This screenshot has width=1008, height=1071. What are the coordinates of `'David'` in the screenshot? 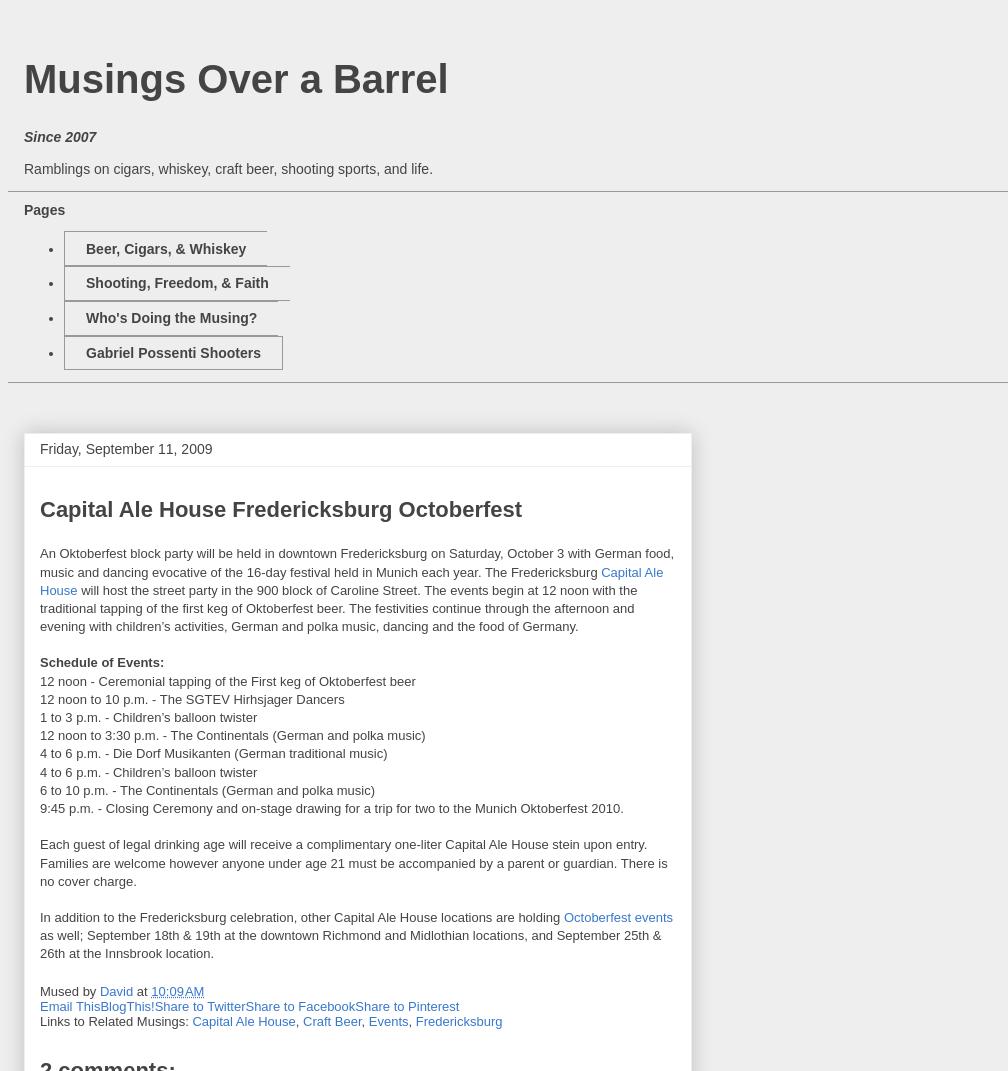 It's located at (98, 990).